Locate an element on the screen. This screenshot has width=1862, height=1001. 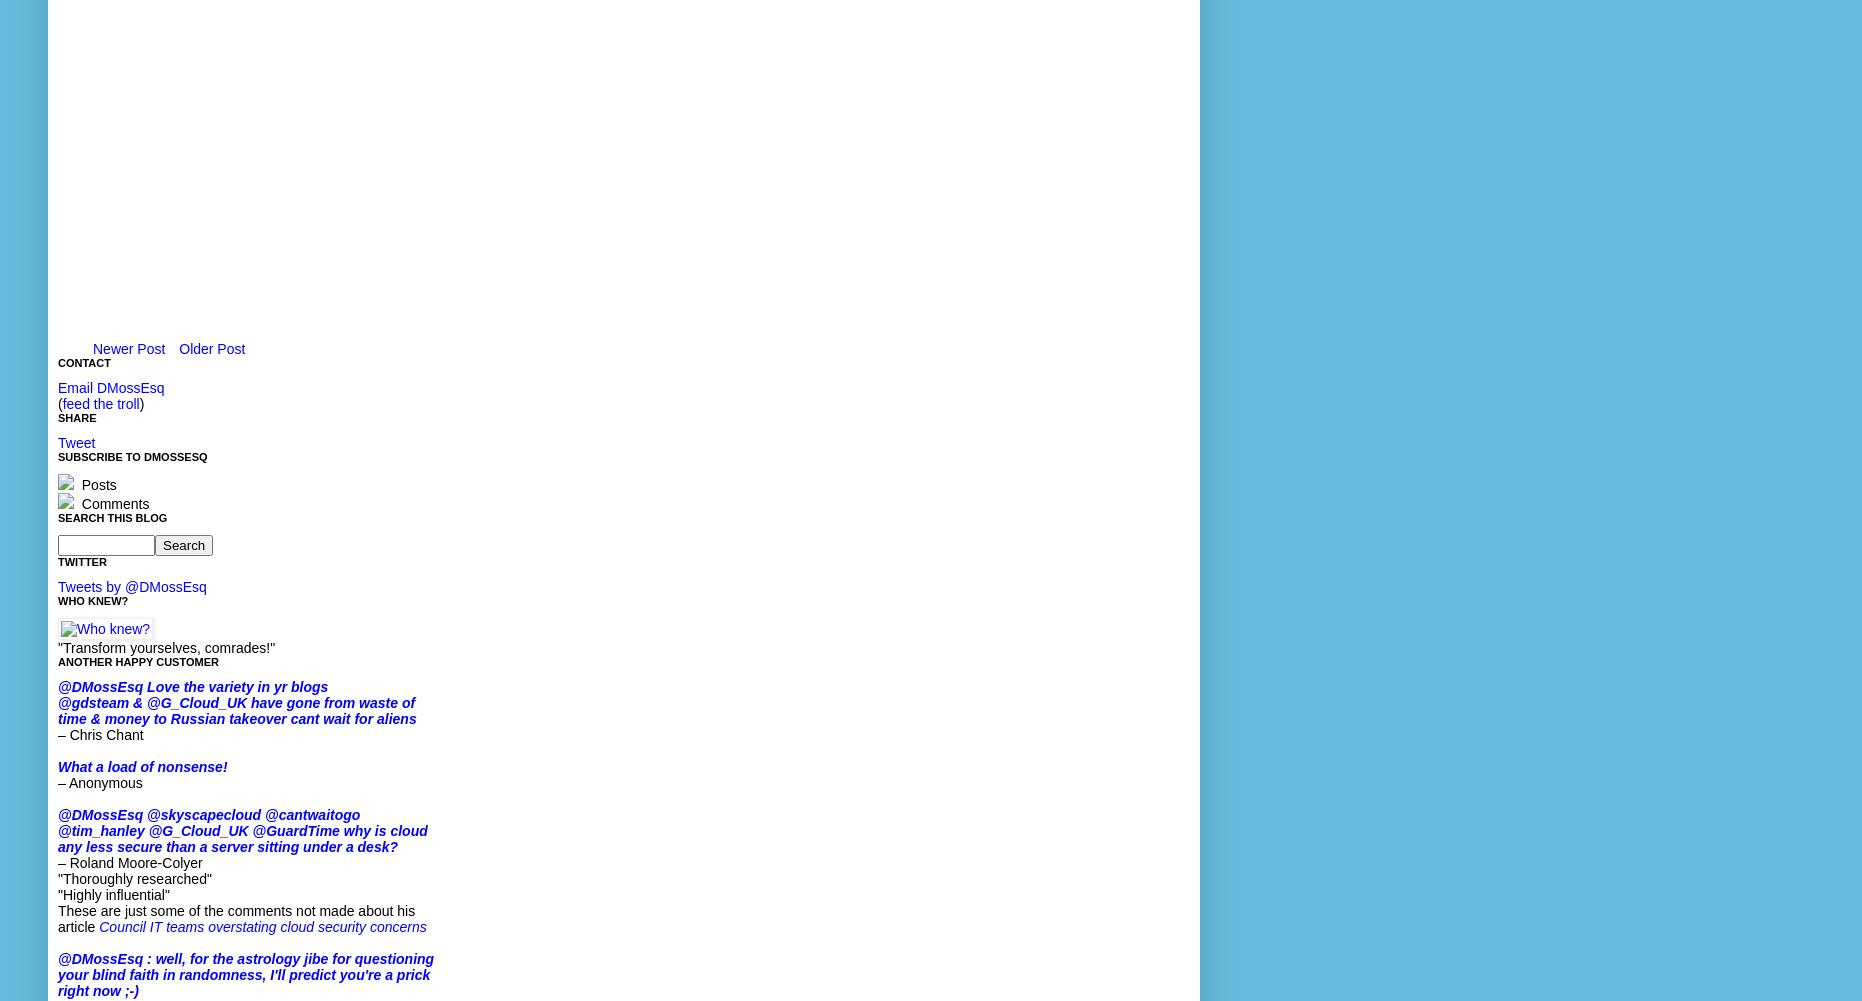
'Subscribe To DMossEsq' is located at coordinates (132, 456).